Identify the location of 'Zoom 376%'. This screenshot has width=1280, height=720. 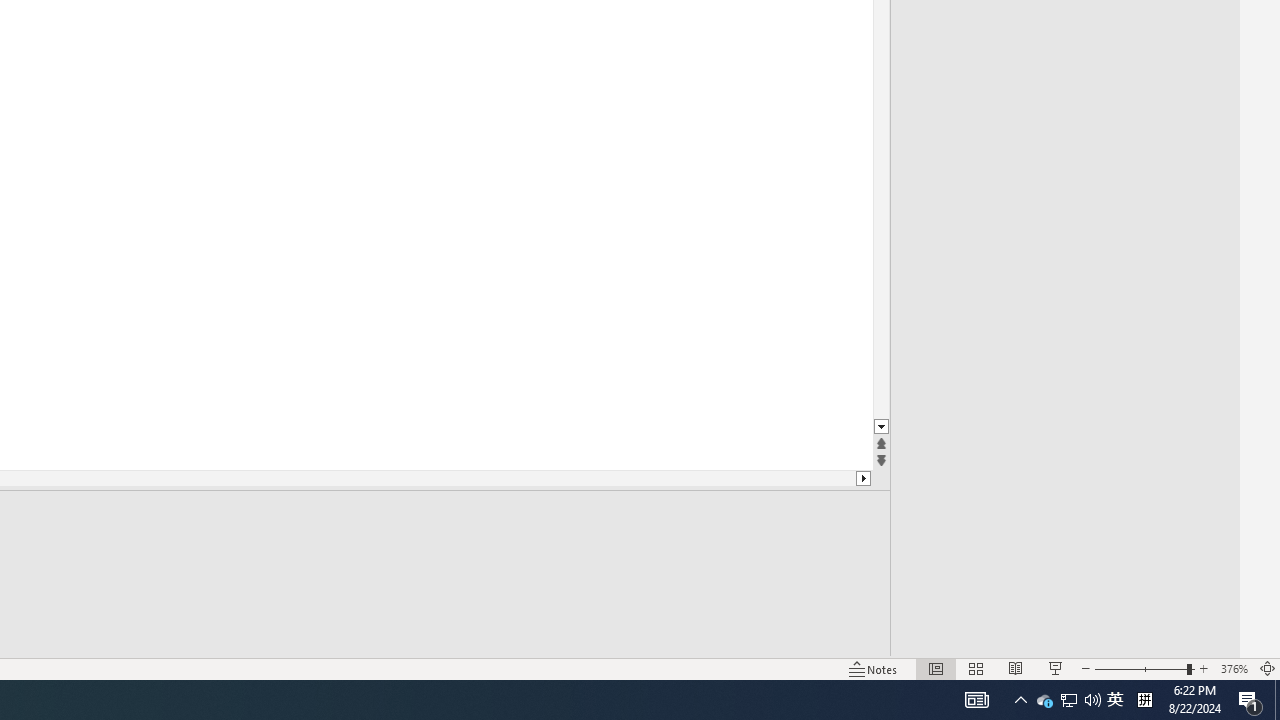
(1233, 669).